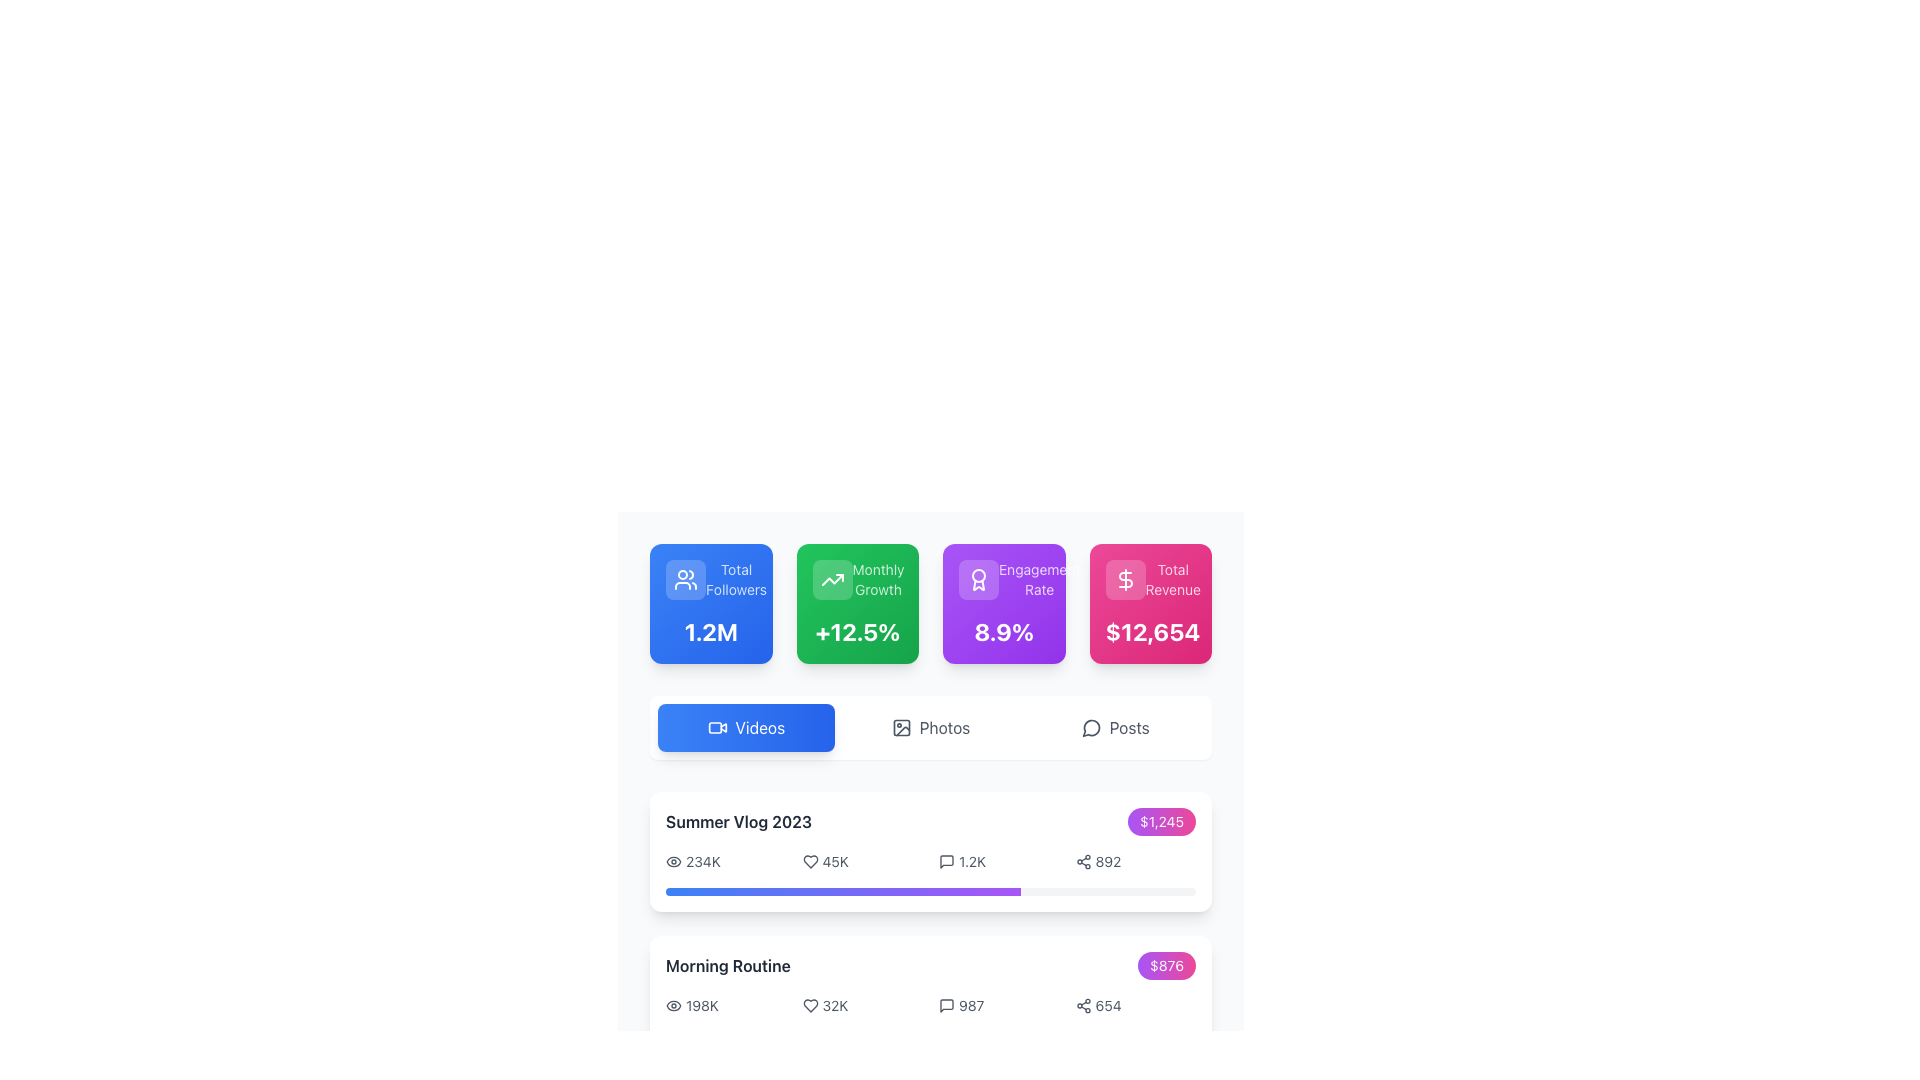 This screenshot has height=1080, width=1920. Describe the element at coordinates (835, 860) in the screenshot. I see `the numerical count display for interactions associated with the 'Summer Vlog 2023' entry, which is located between a heart icon and a comments text` at that location.